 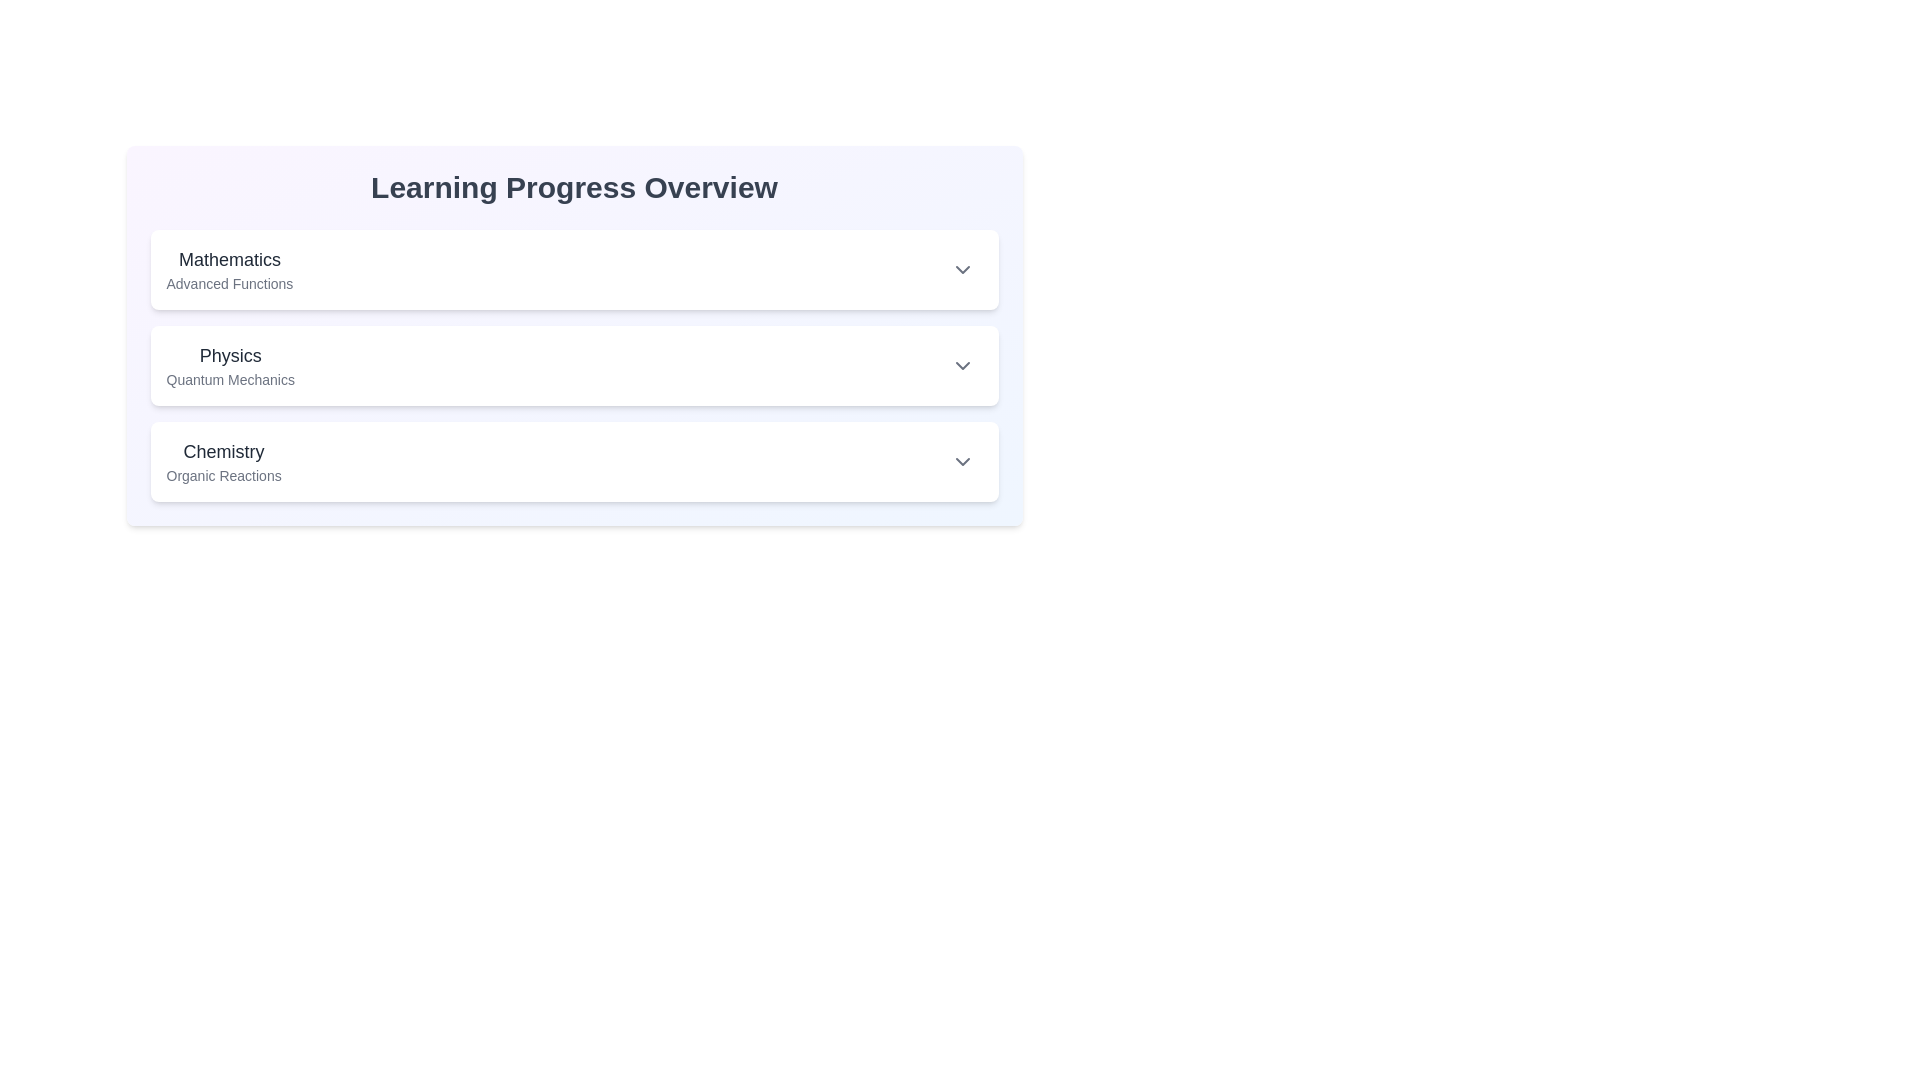 I want to click on the text label 'Organic Reactions' which is styled in a smaller font size and lighter gray color beneath the 'Chemistry' section header, so click(x=224, y=475).